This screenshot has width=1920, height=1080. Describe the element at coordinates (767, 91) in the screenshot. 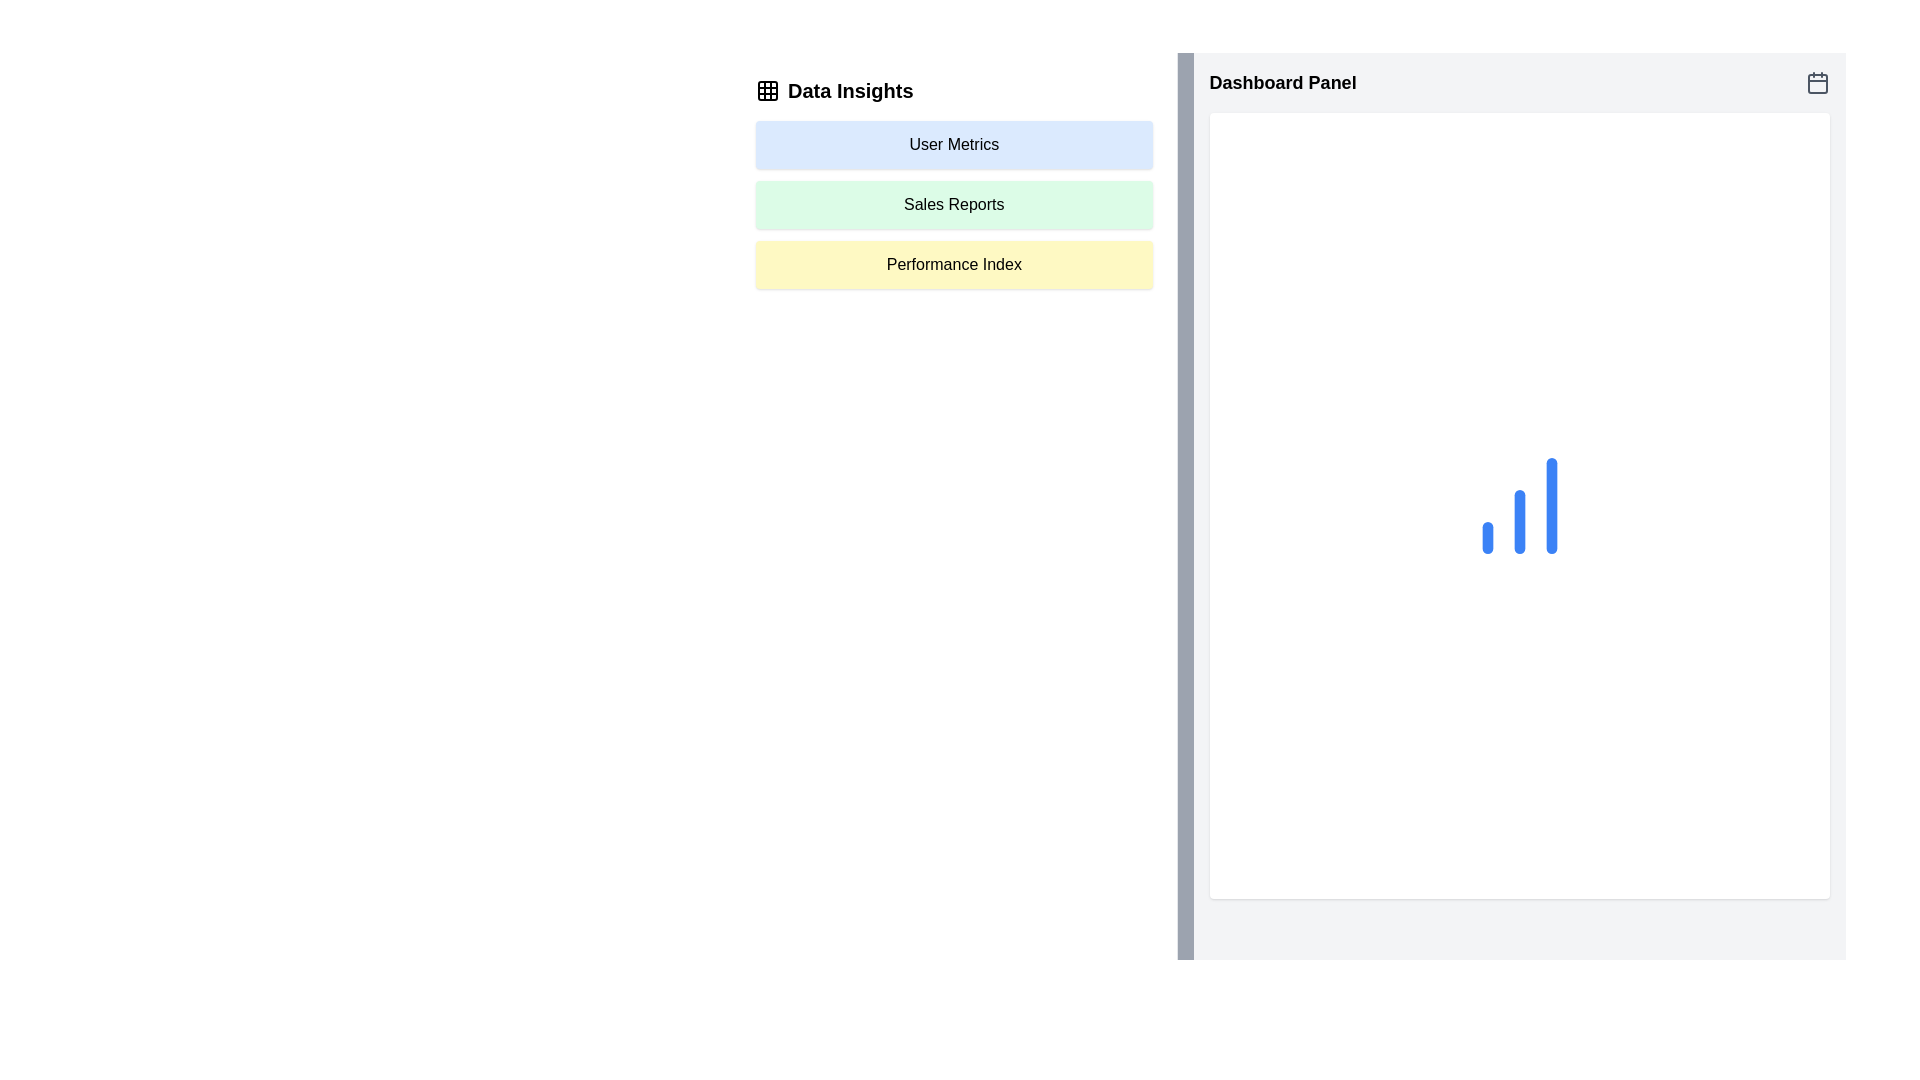

I see `the 3x3 grid icon located to the immediate left of the 'Data Insights' text, which serves as a heading for the section` at that location.